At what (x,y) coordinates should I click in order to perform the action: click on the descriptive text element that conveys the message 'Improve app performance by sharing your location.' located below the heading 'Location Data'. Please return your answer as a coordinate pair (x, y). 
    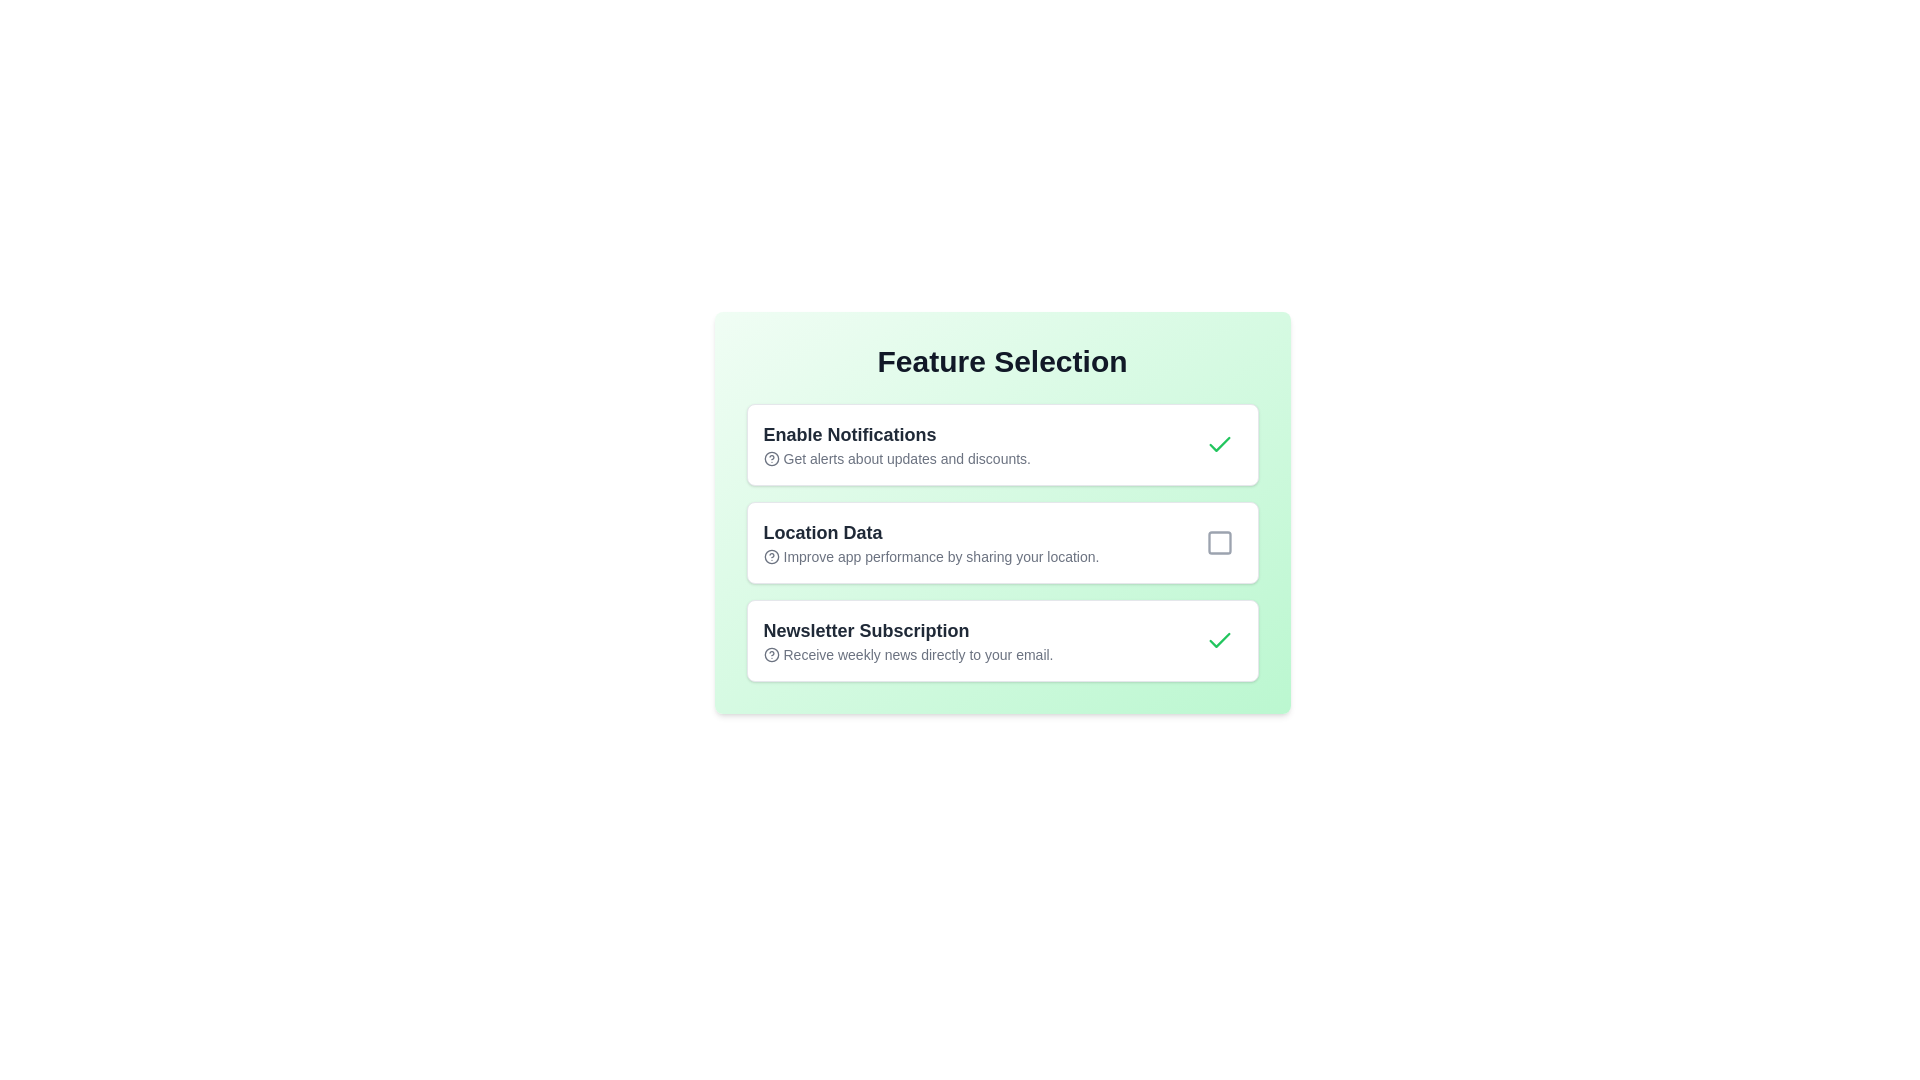
    Looking at the image, I should click on (930, 556).